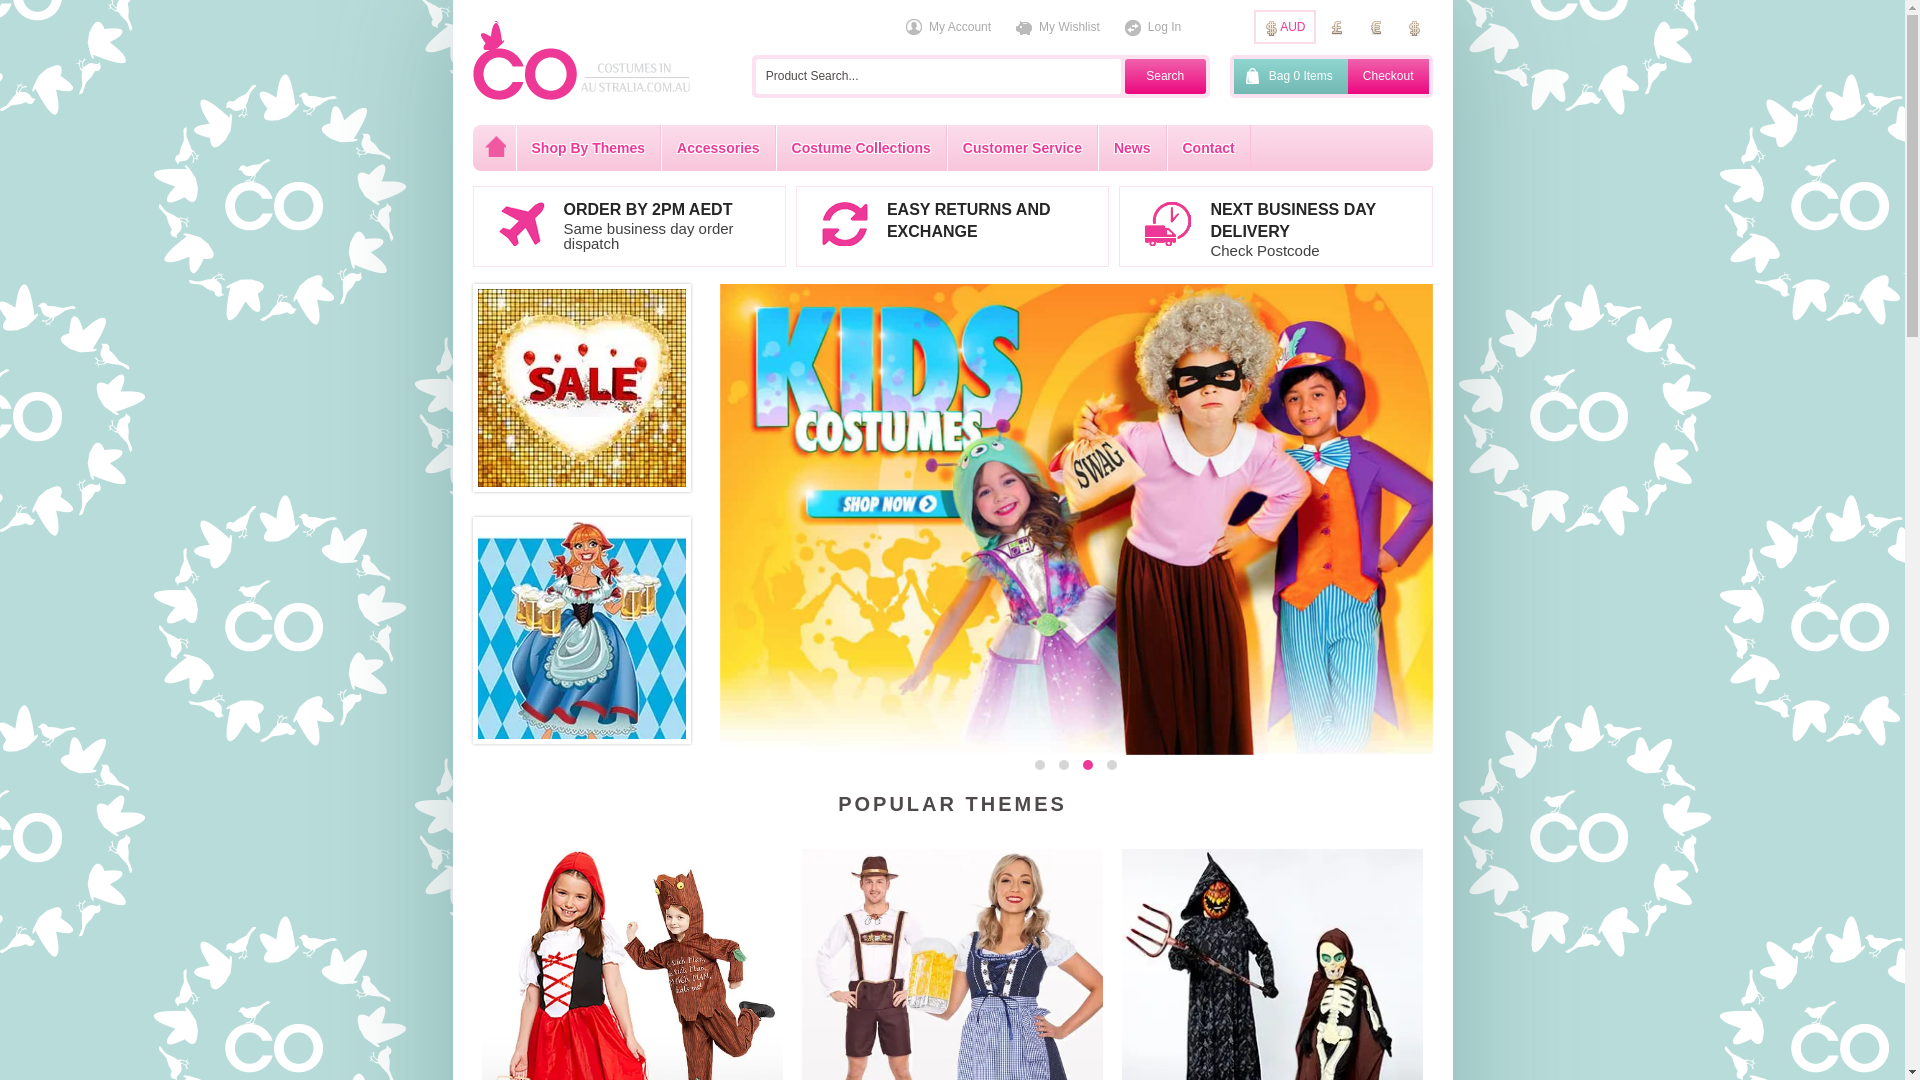  I want to click on 'My Wishlist', so click(1056, 27).